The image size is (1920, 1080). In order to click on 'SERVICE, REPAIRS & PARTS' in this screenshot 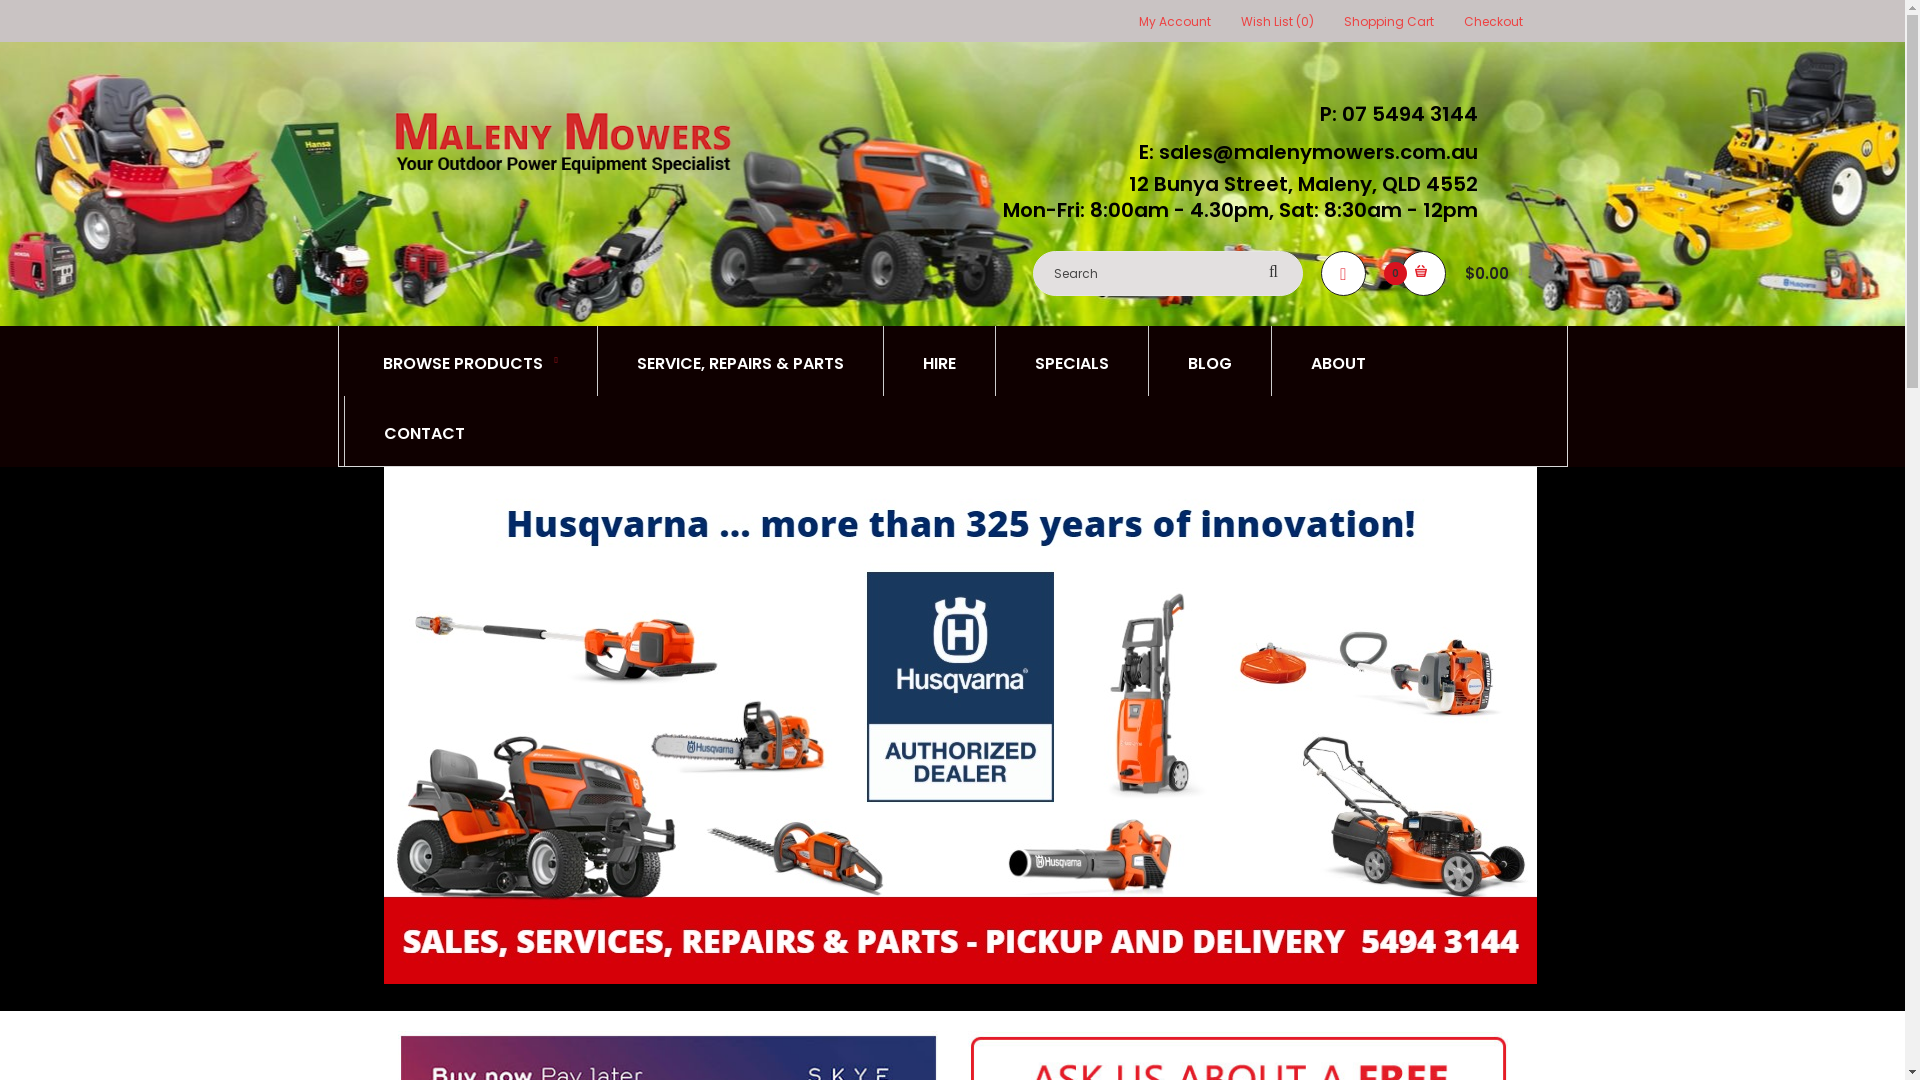, I will do `click(739, 361)`.